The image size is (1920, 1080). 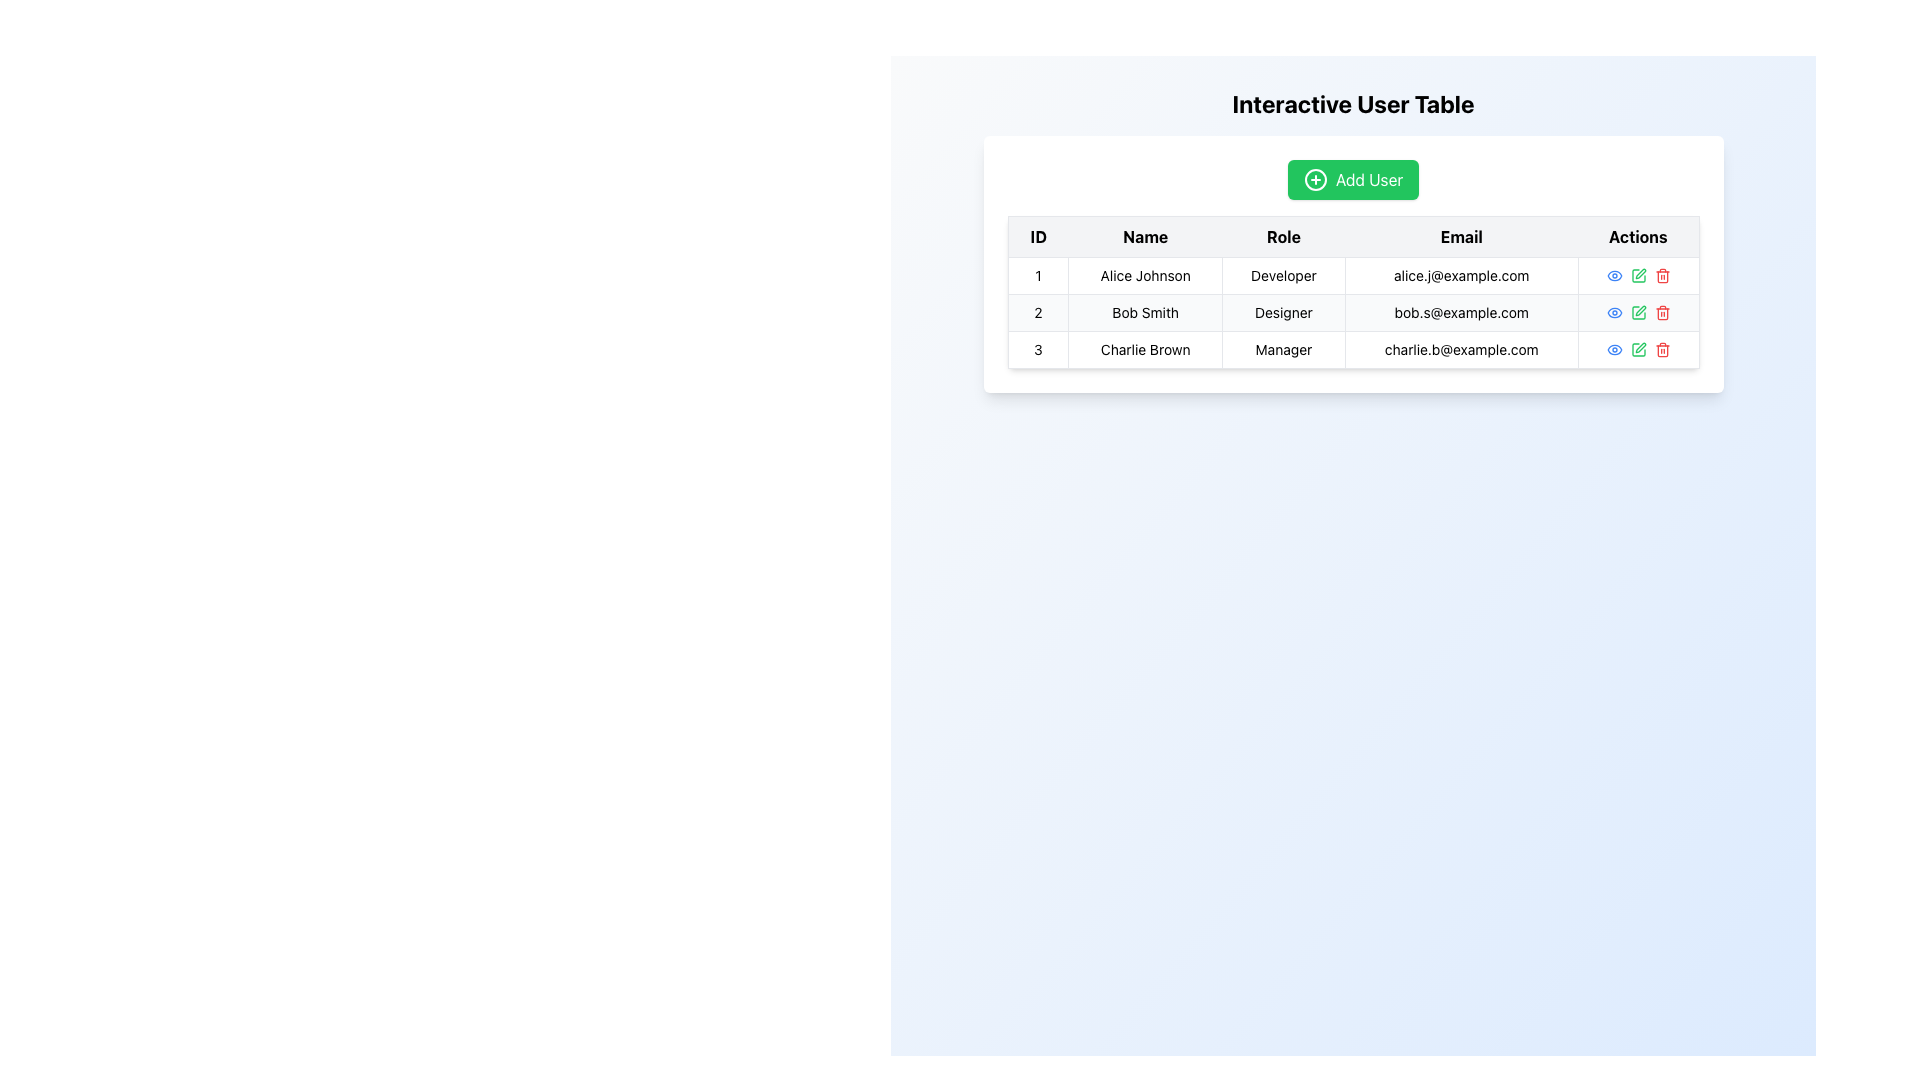 I want to click on the Icon button in the 'Actions' column of the second row for user 'Bob Smith', so click(x=1614, y=276).